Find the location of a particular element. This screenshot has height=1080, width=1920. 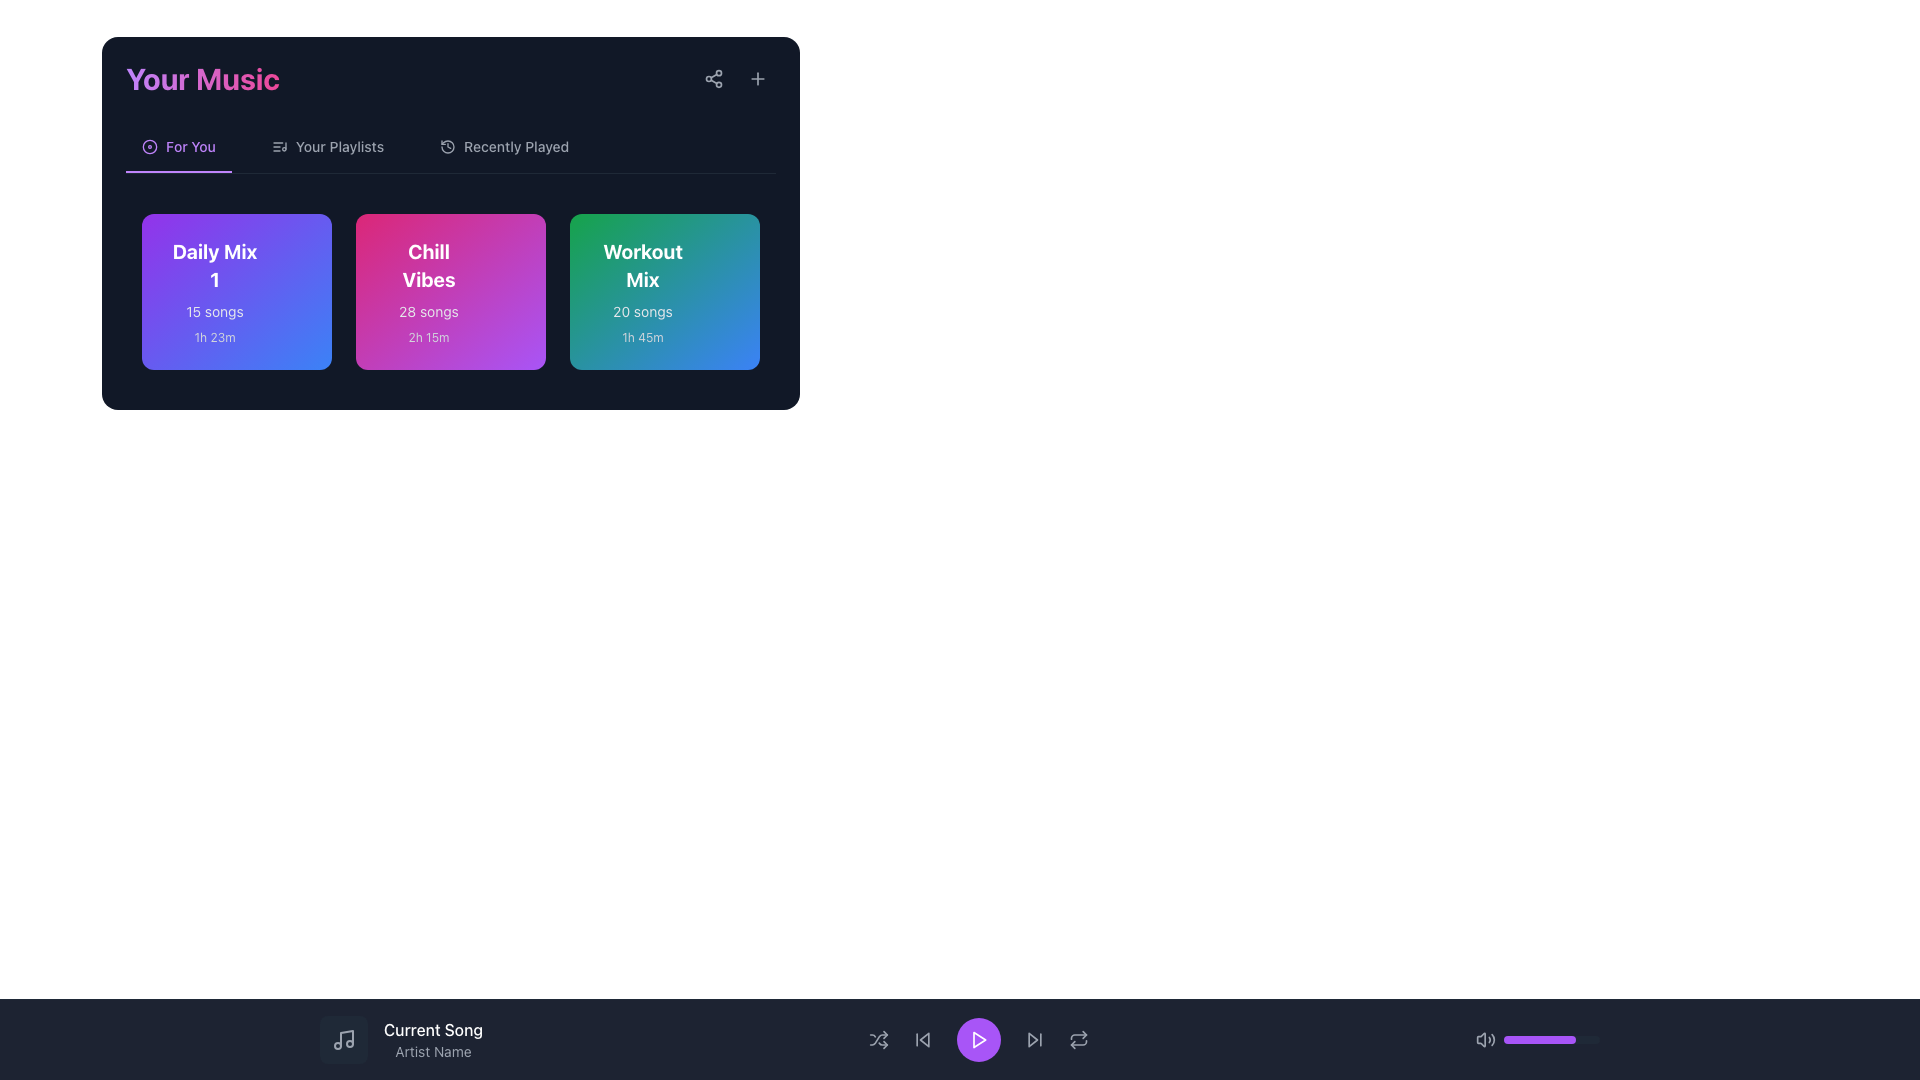

the history icon, which is a monochromatic gray circular arrow motif located to the left of the 'Recently Played' label in the 'Your Music' section of the navigation bar is located at coordinates (447, 145).